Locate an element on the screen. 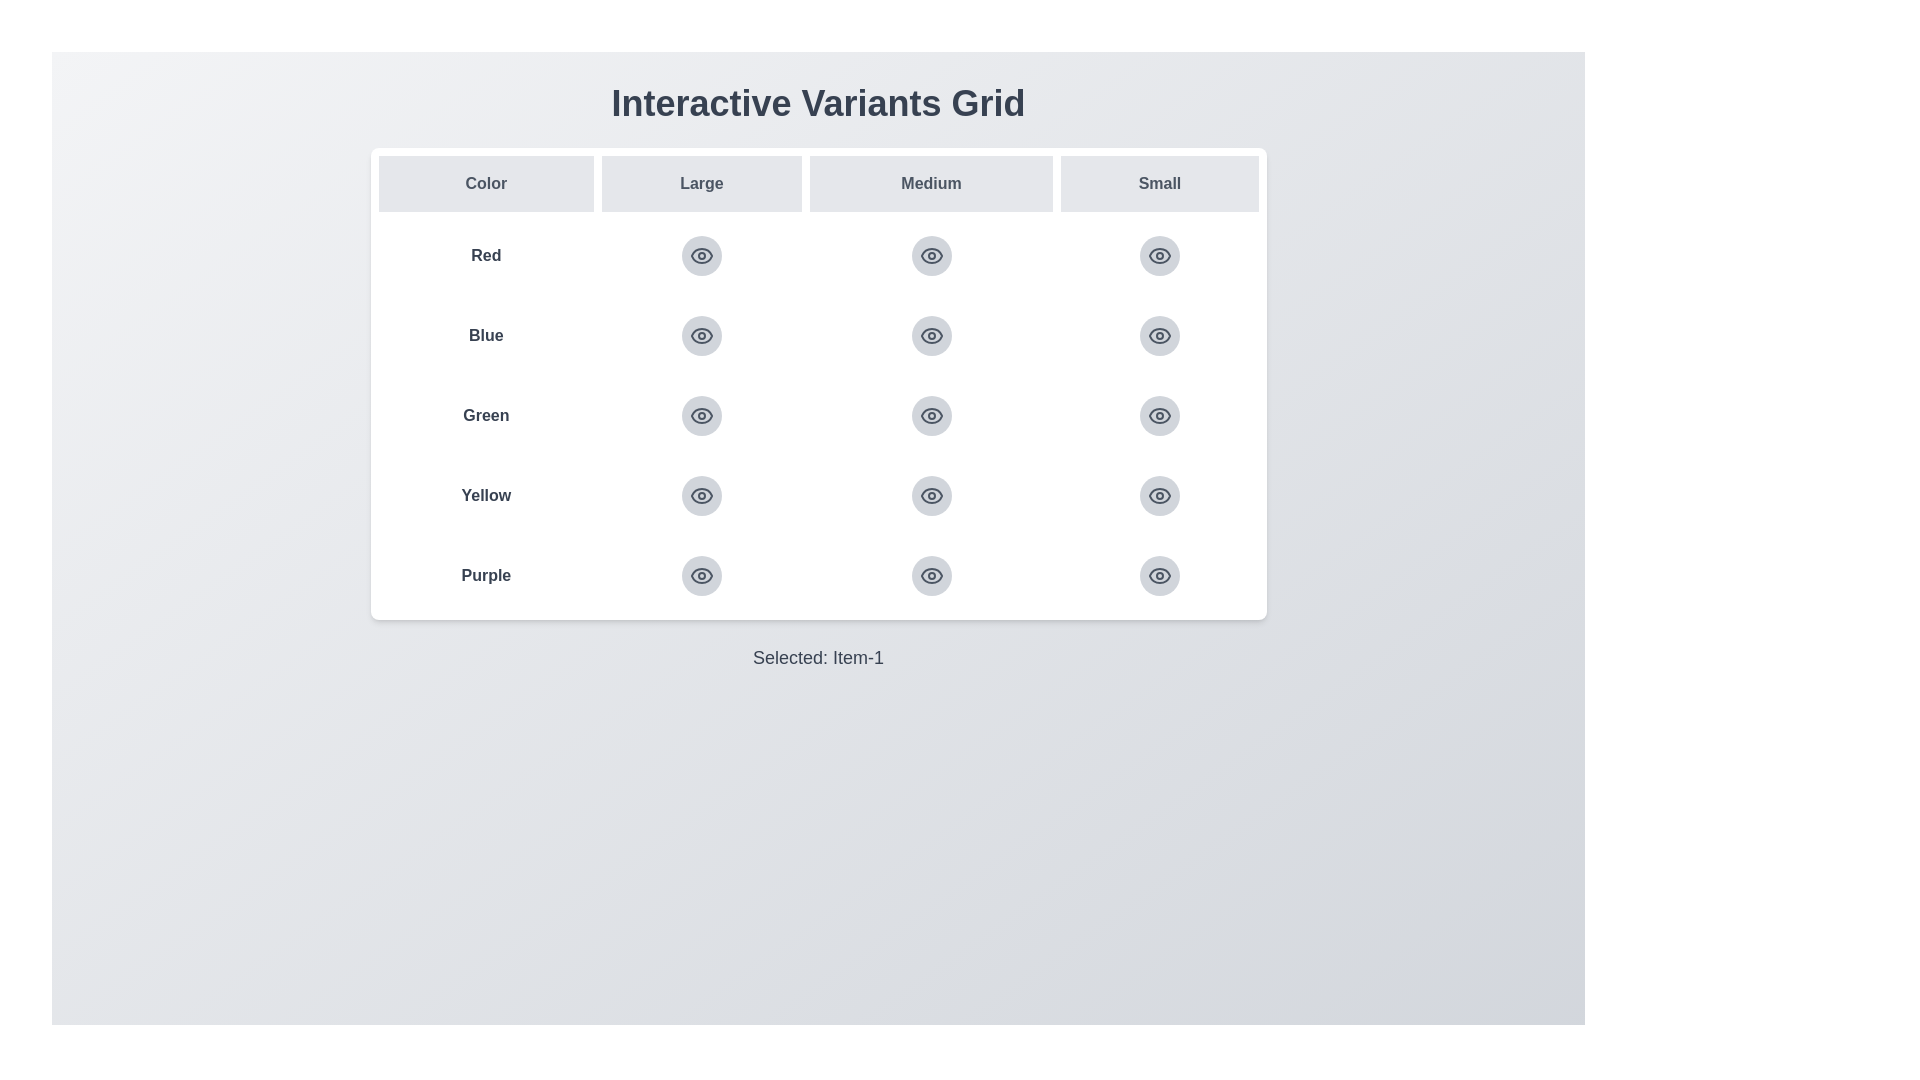 Image resolution: width=1920 pixels, height=1080 pixels. the interactive button located in the 'Interactive Variants Grid' under the 'Large' column and aligned with the 'Red' row for visual feedback is located at coordinates (701, 254).